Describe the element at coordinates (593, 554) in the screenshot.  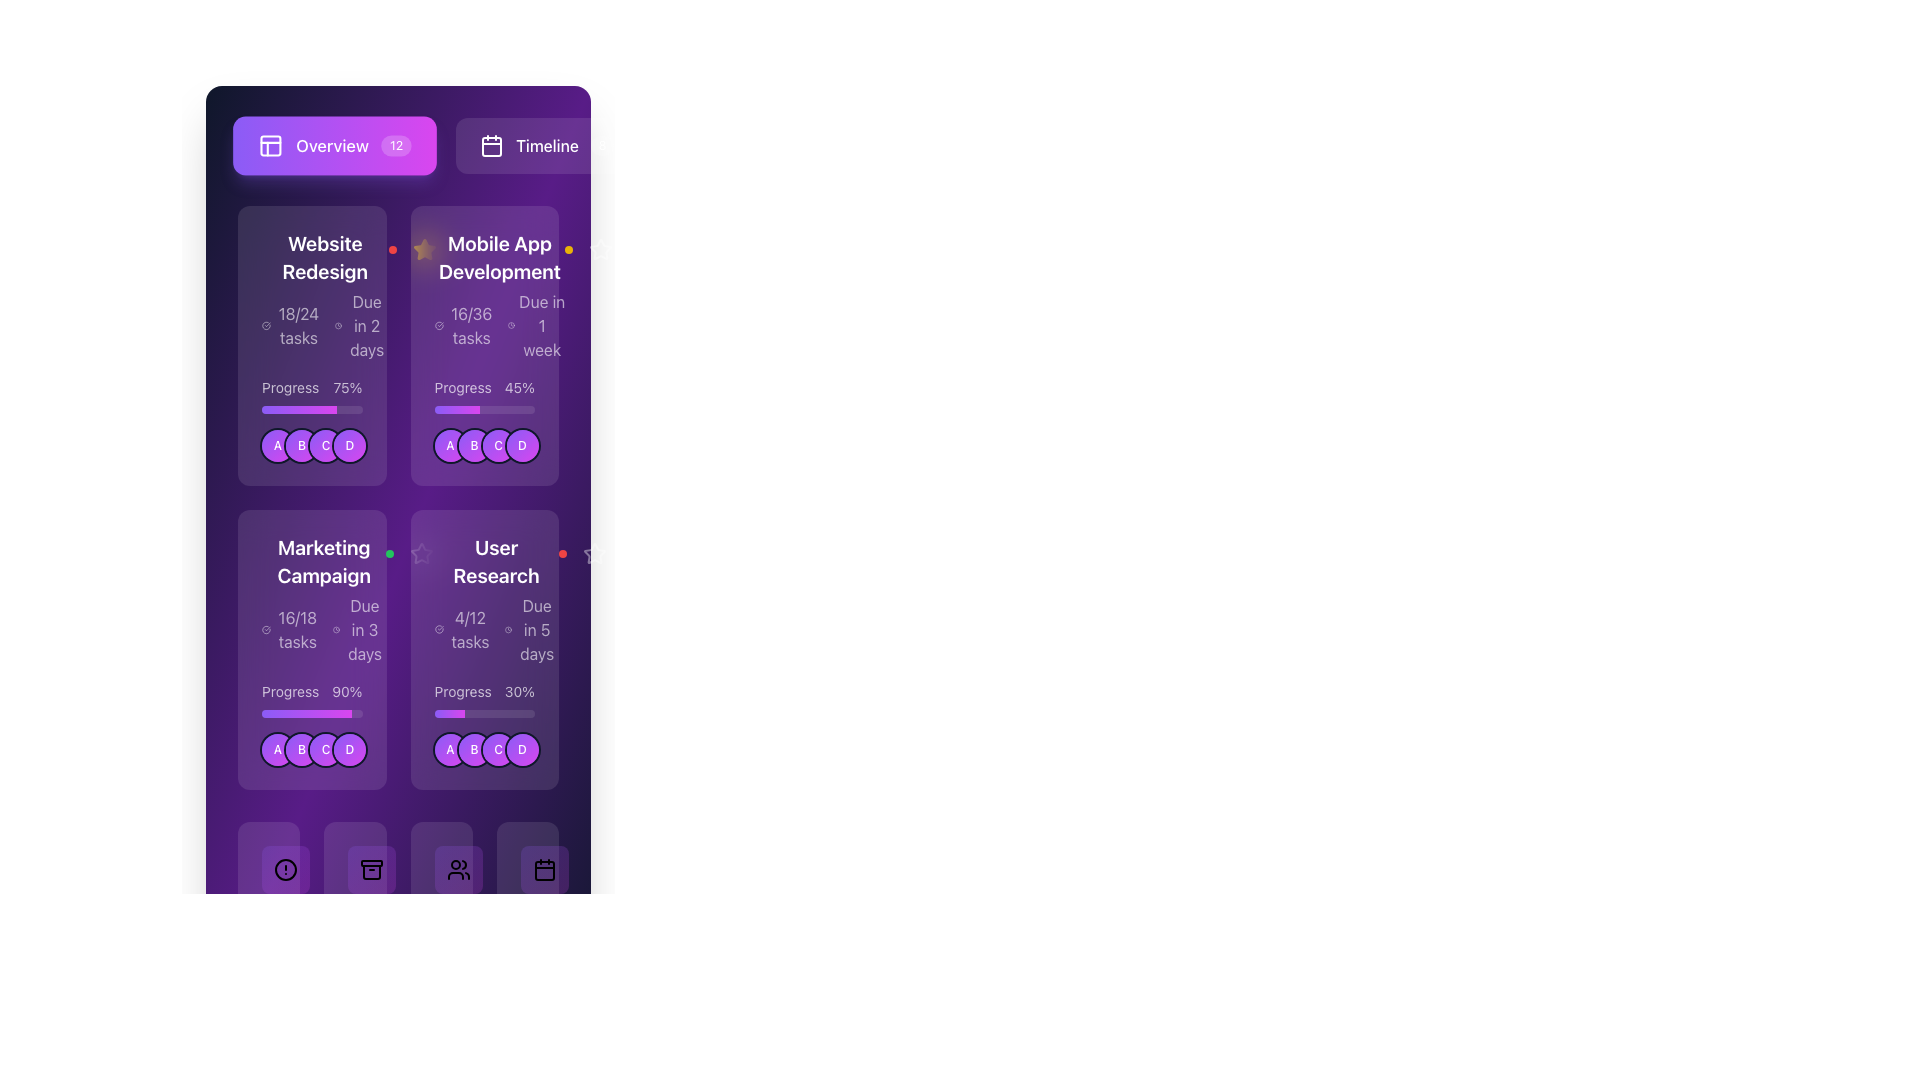
I see `the star button` at that location.